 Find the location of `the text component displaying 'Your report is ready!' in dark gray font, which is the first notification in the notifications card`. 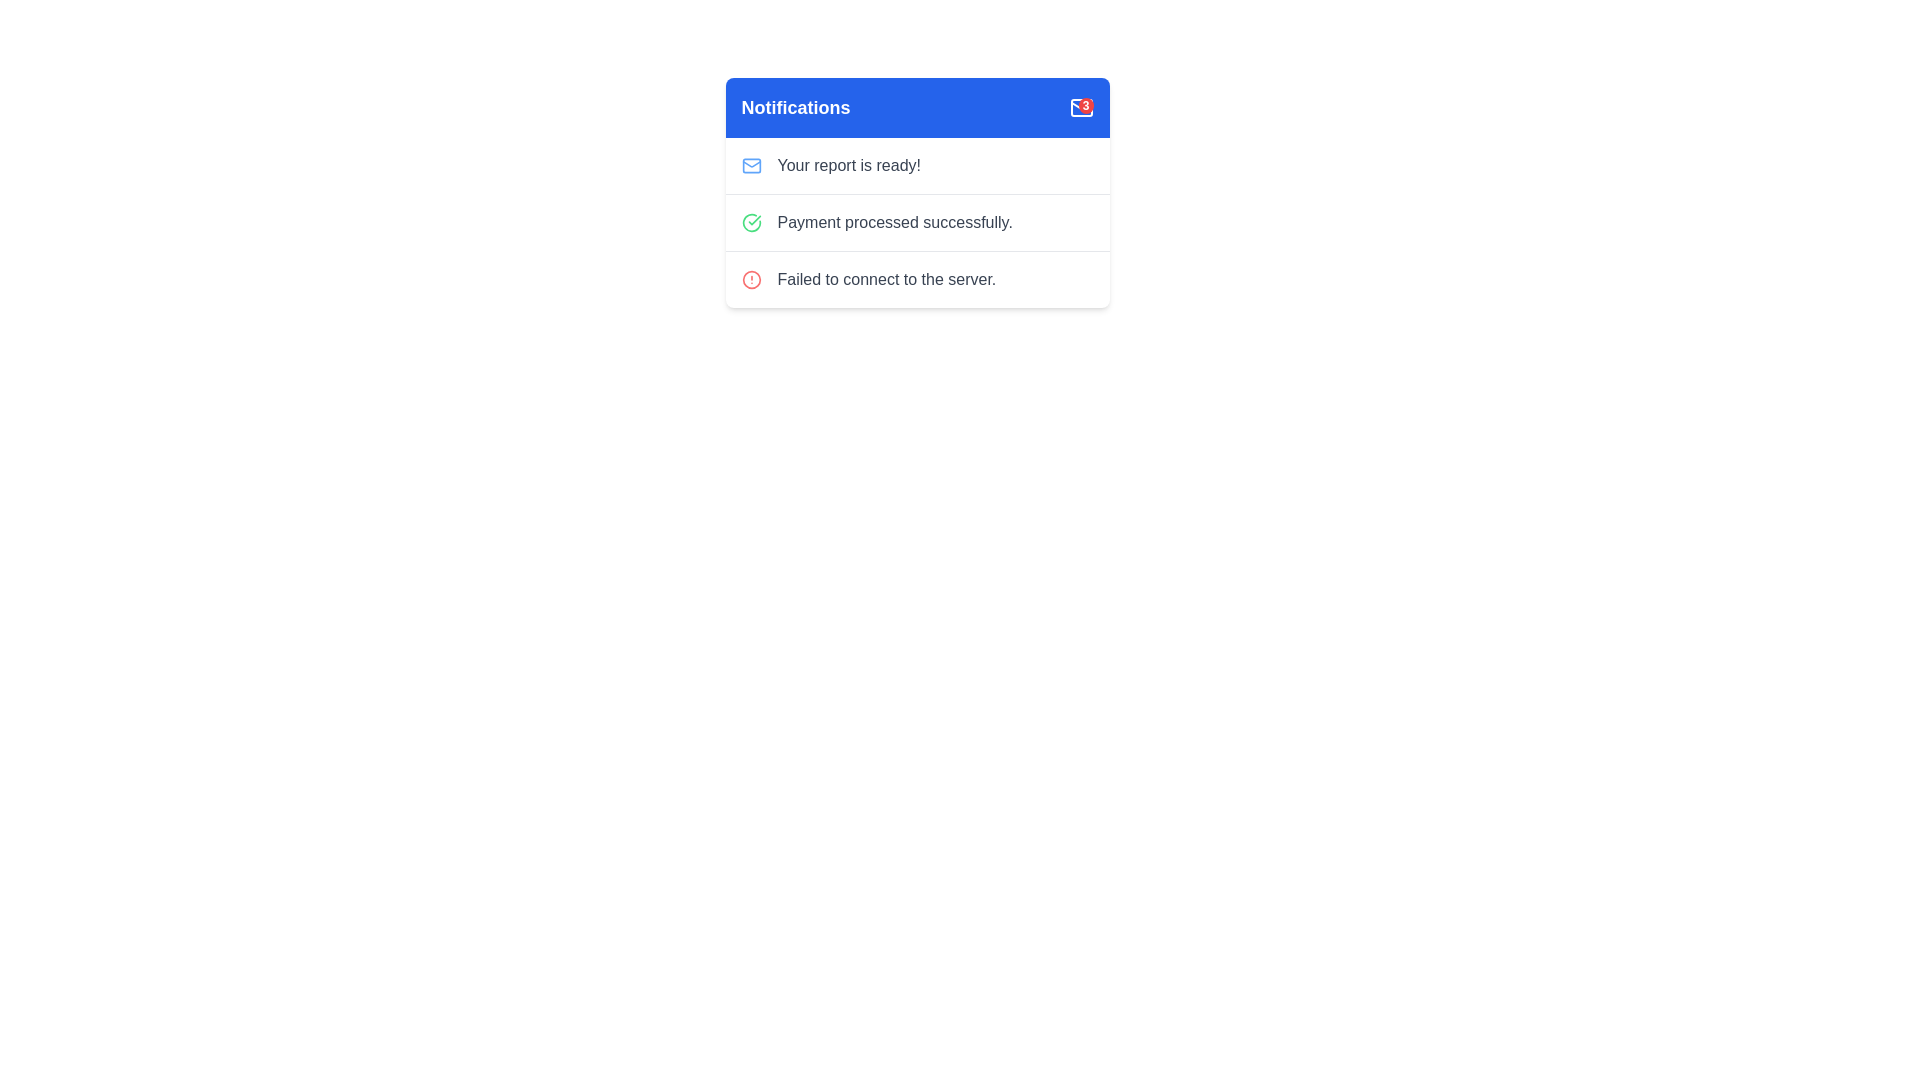

the text component displaying 'Your report is ready!' in dark gray font, which is the first notification in the notifications card is located at coordinates (849, 164).